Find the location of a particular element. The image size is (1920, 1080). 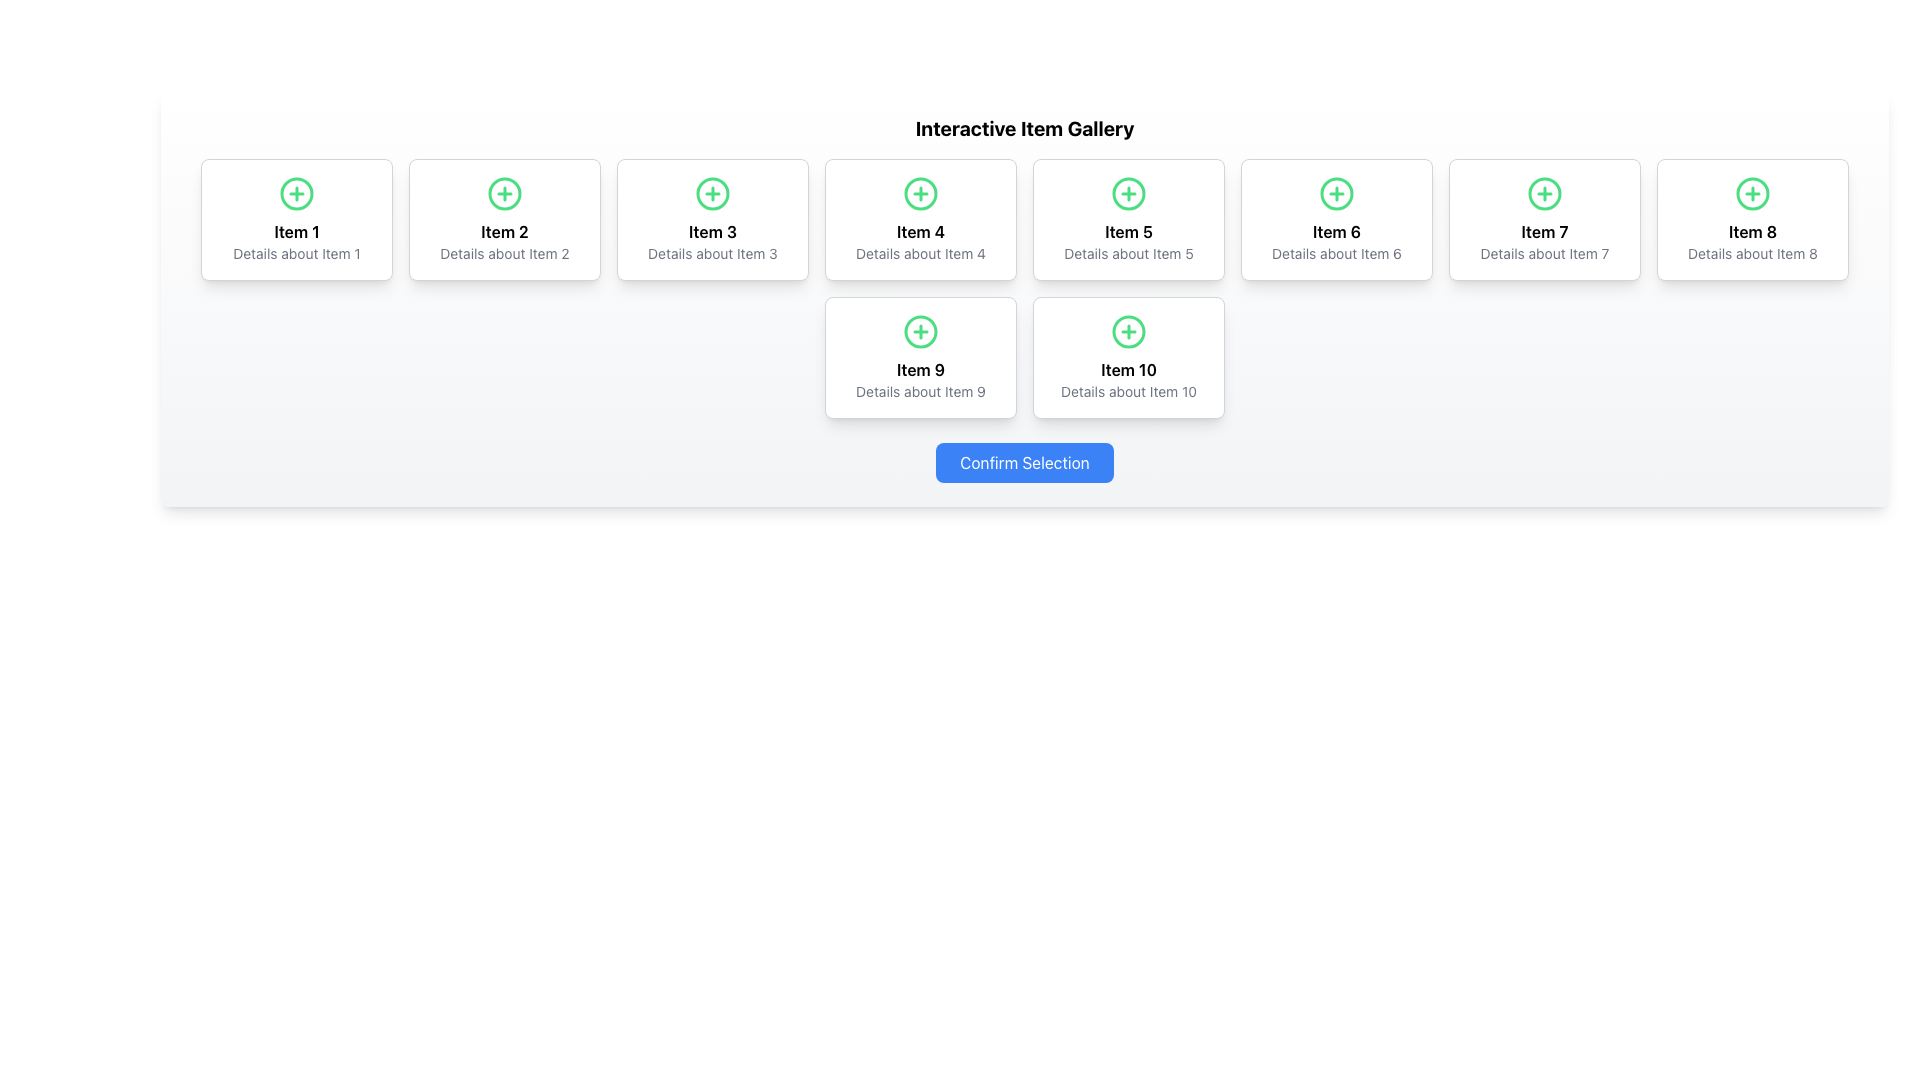

the green circular '+' icon centered above the text 'Item 5' is located at coordinates (1128, 193).